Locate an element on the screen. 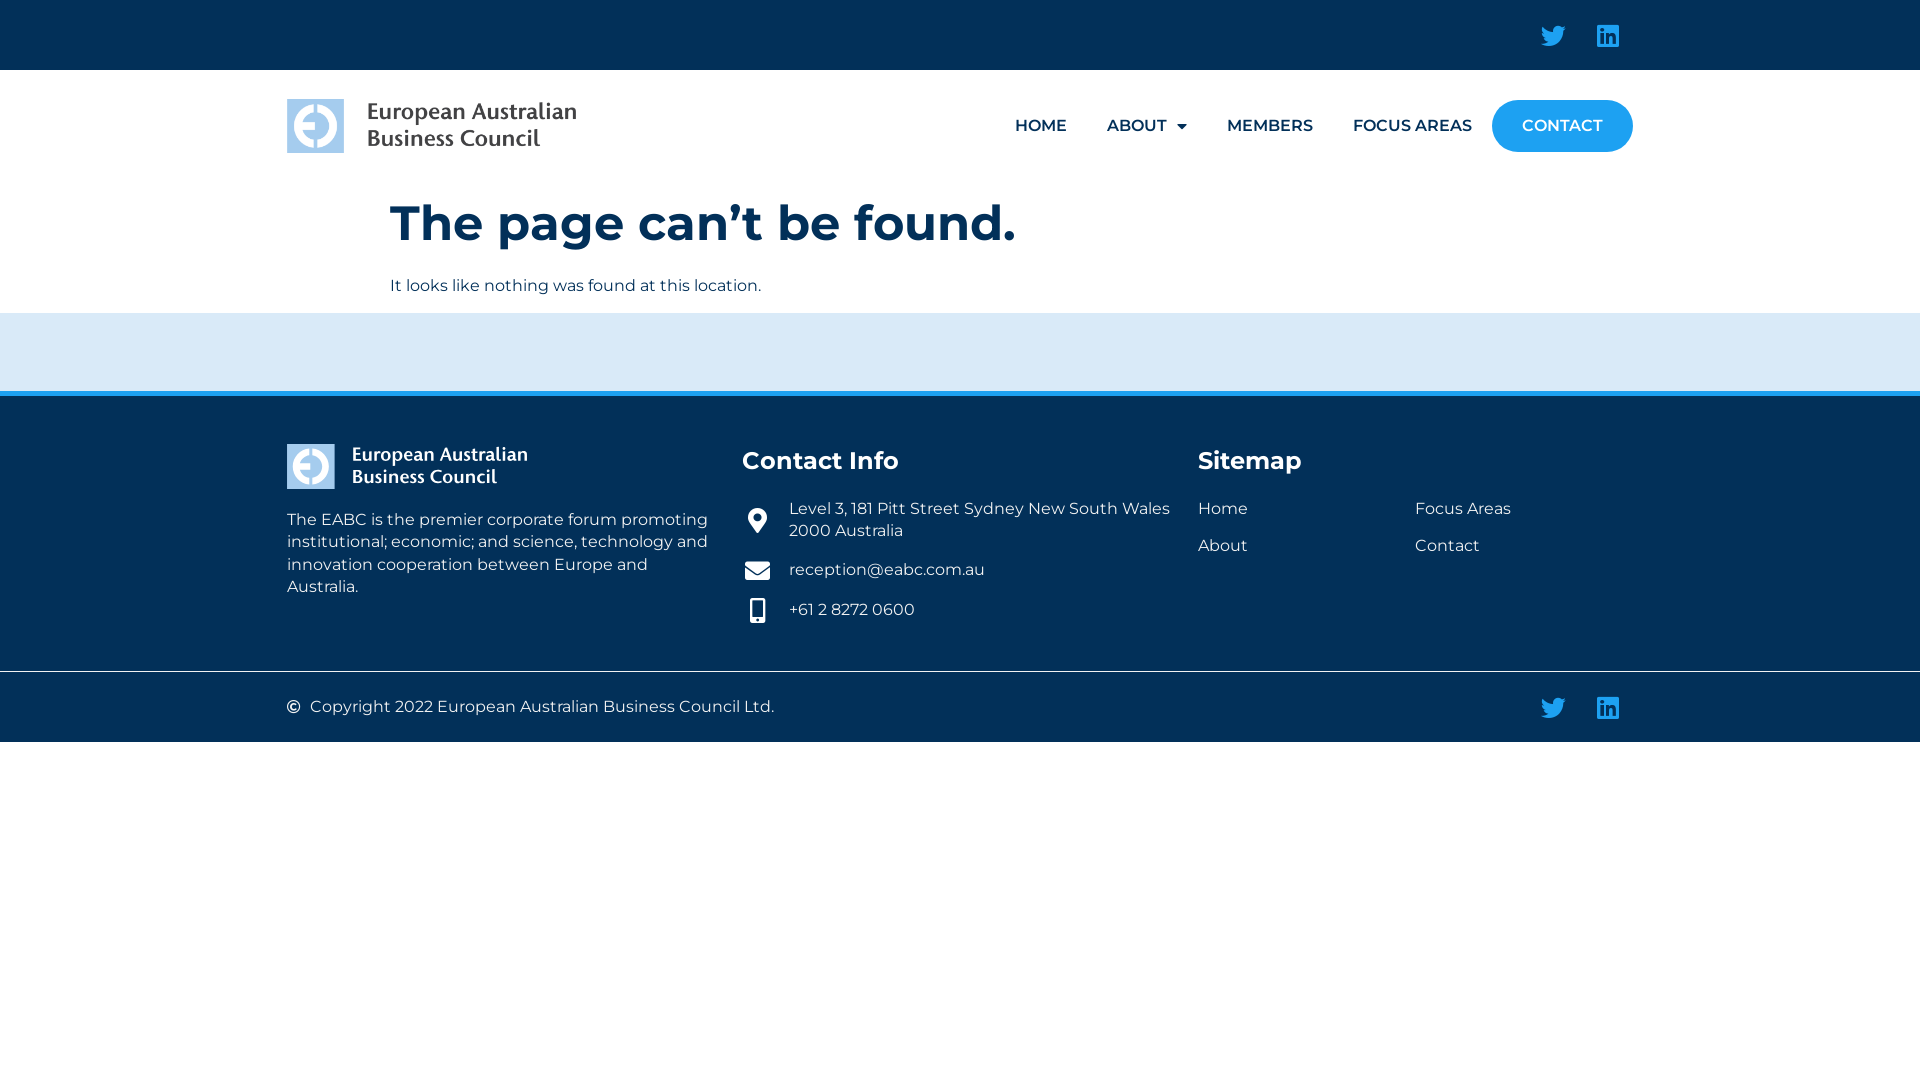 This screenshot has height=1080, width=1920. 'FOCUS AREAS' is located at coordinates (1333, 126).